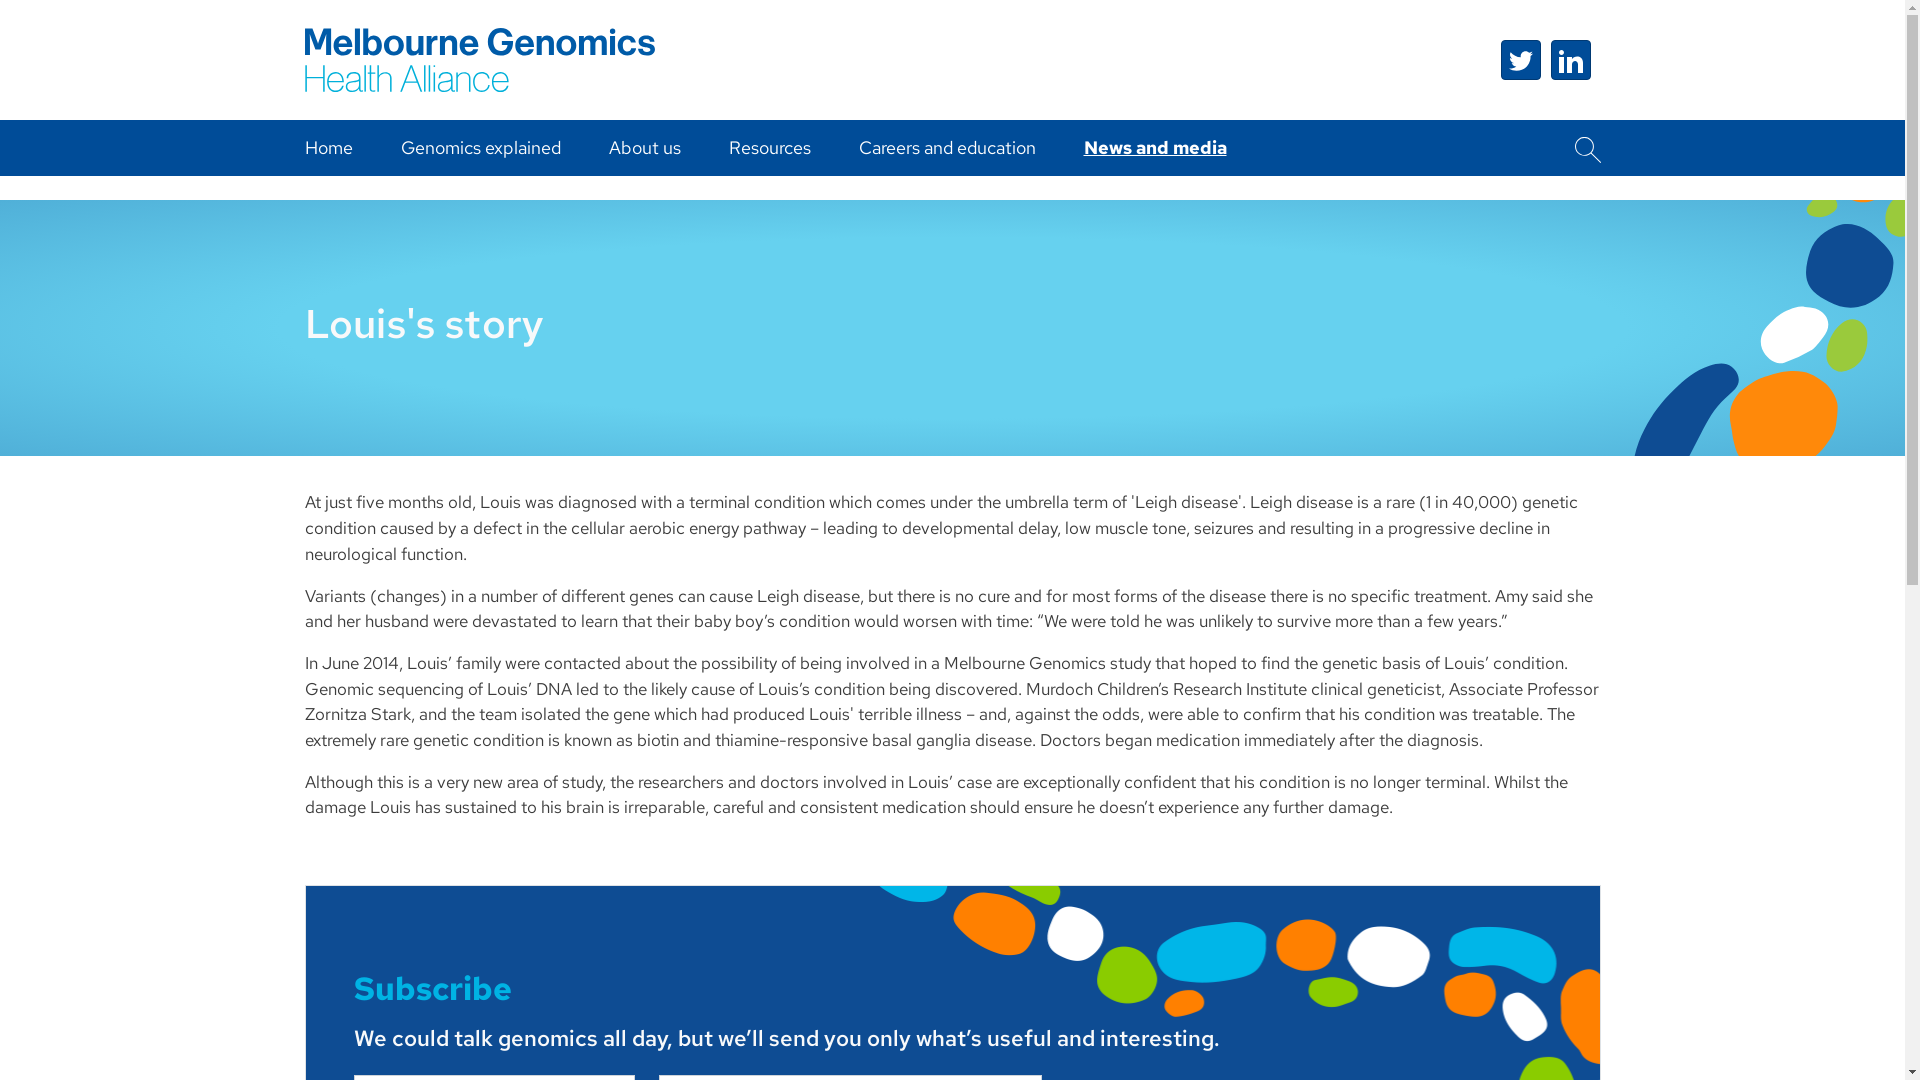 Image resolution: width=1920 pixels, height=1080 pixels. Describe the element at coordinates (480, 146) in the screenshot. I see `'Genomics explained'` at that location.